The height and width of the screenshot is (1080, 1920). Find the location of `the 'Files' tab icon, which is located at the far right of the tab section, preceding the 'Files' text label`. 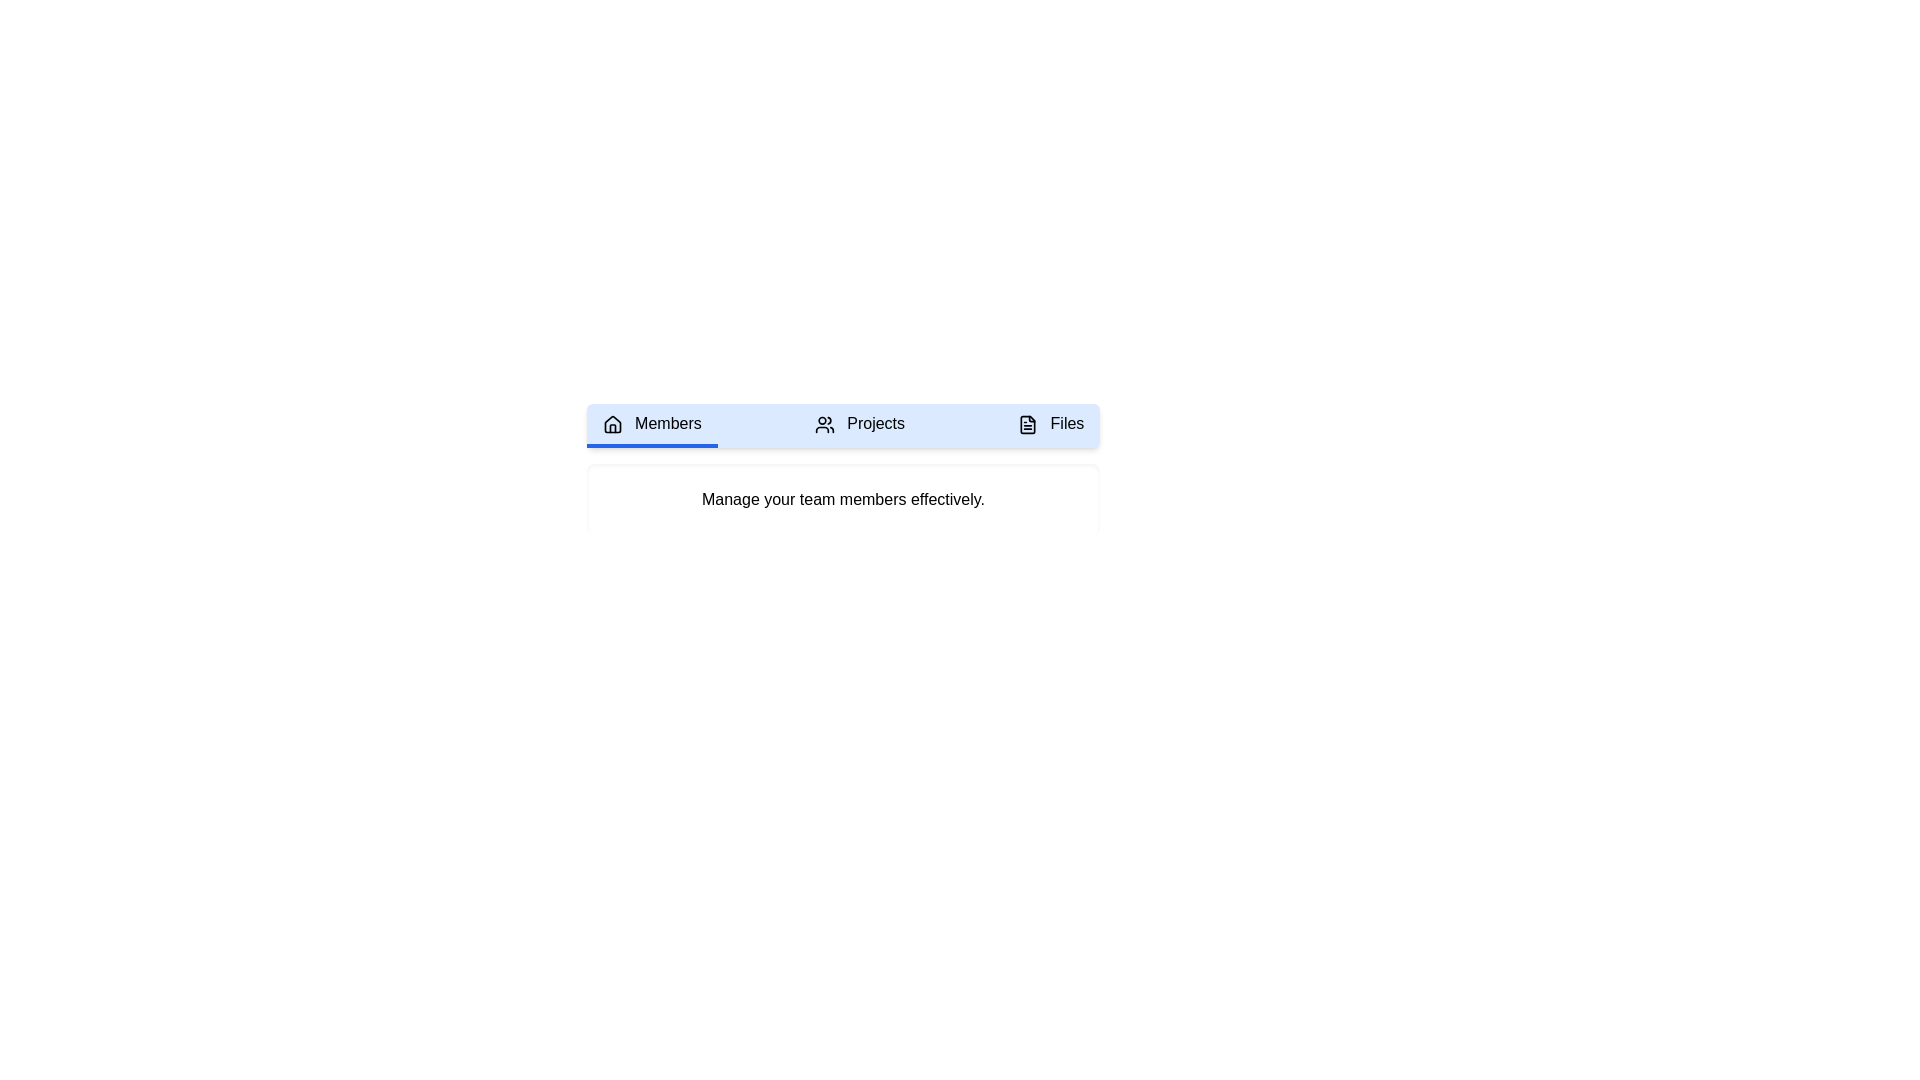

the 'Files' tab icon, which is located at the far right of the tab section, preceding the 'Files' text label is located at coordinates (1028, 423).